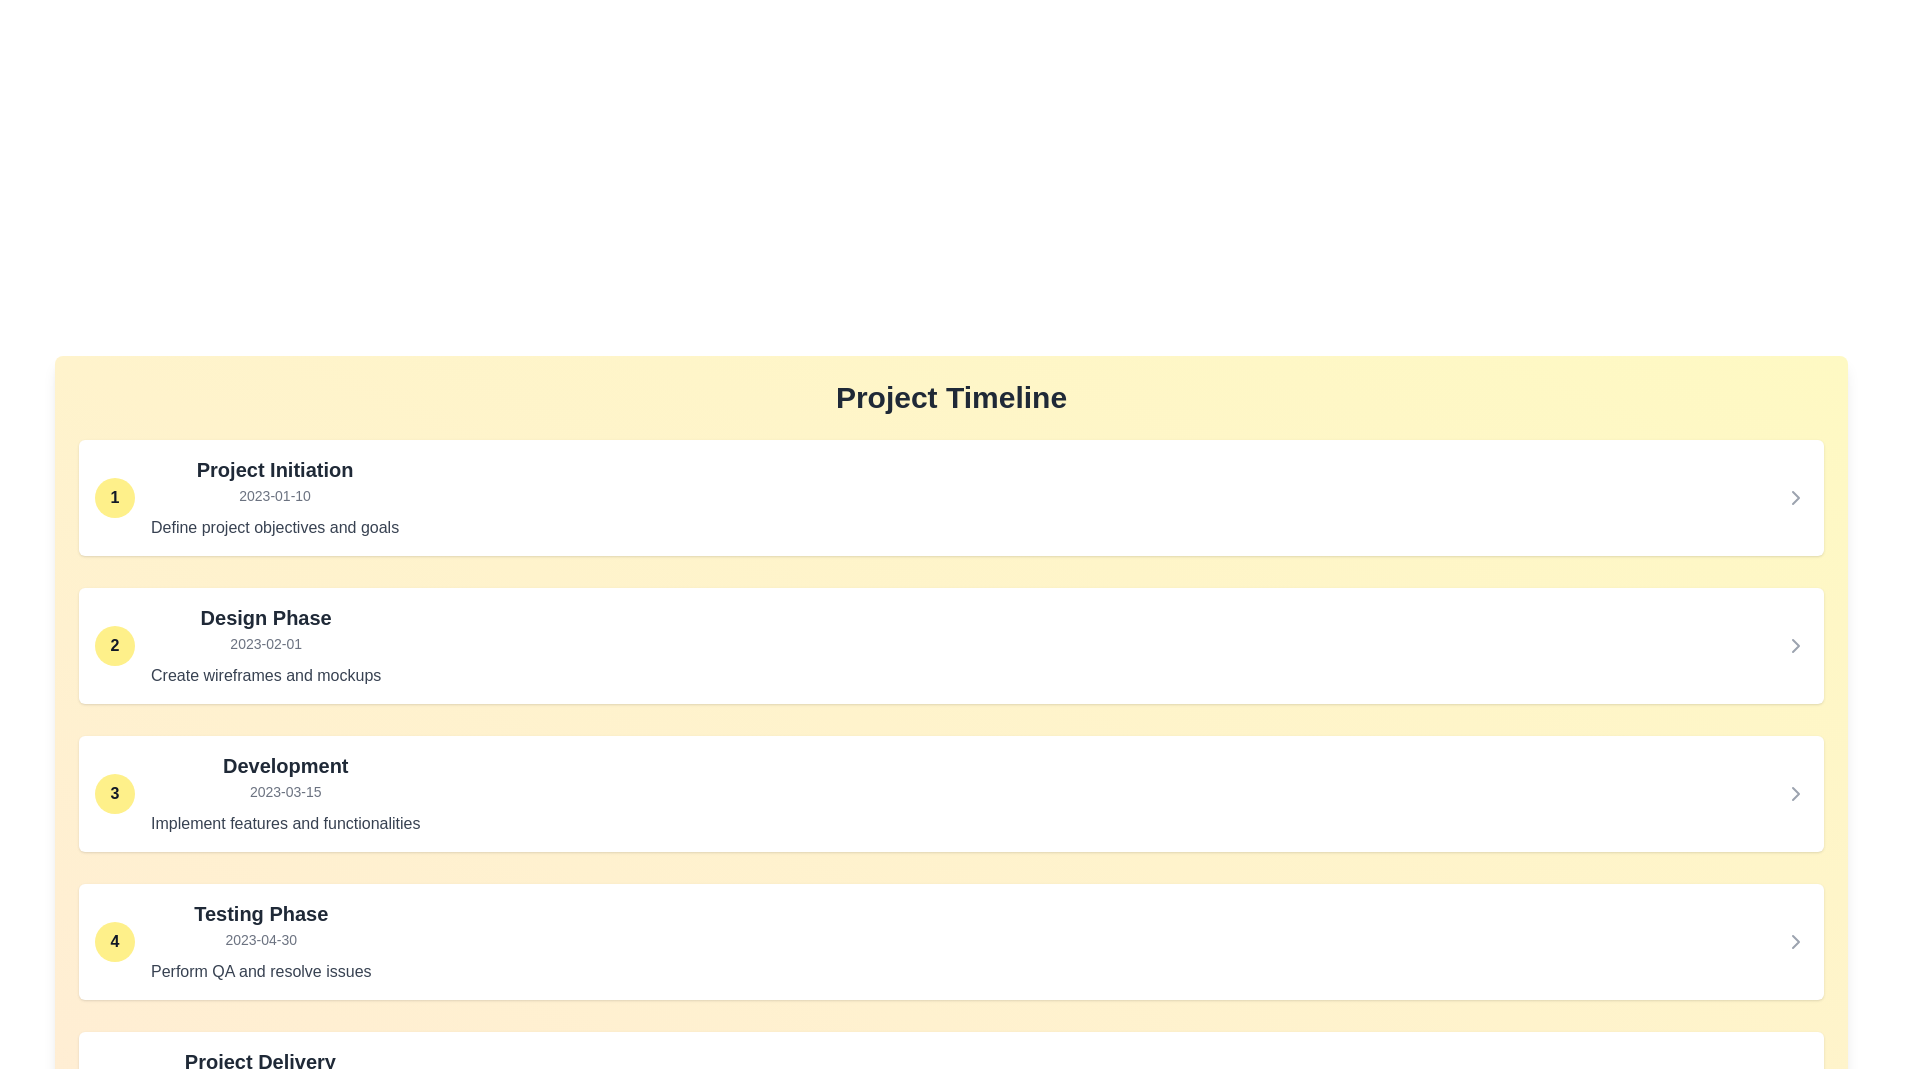 Image resolution: width=1920 pixels, height=1080 pixels. Describe the element at coordinates (260, 971) in the screenshot. I see `the text label displaying 'Perform QA and resolve issues' located beneath the date label in the 'Testing Phase' block` at that location.